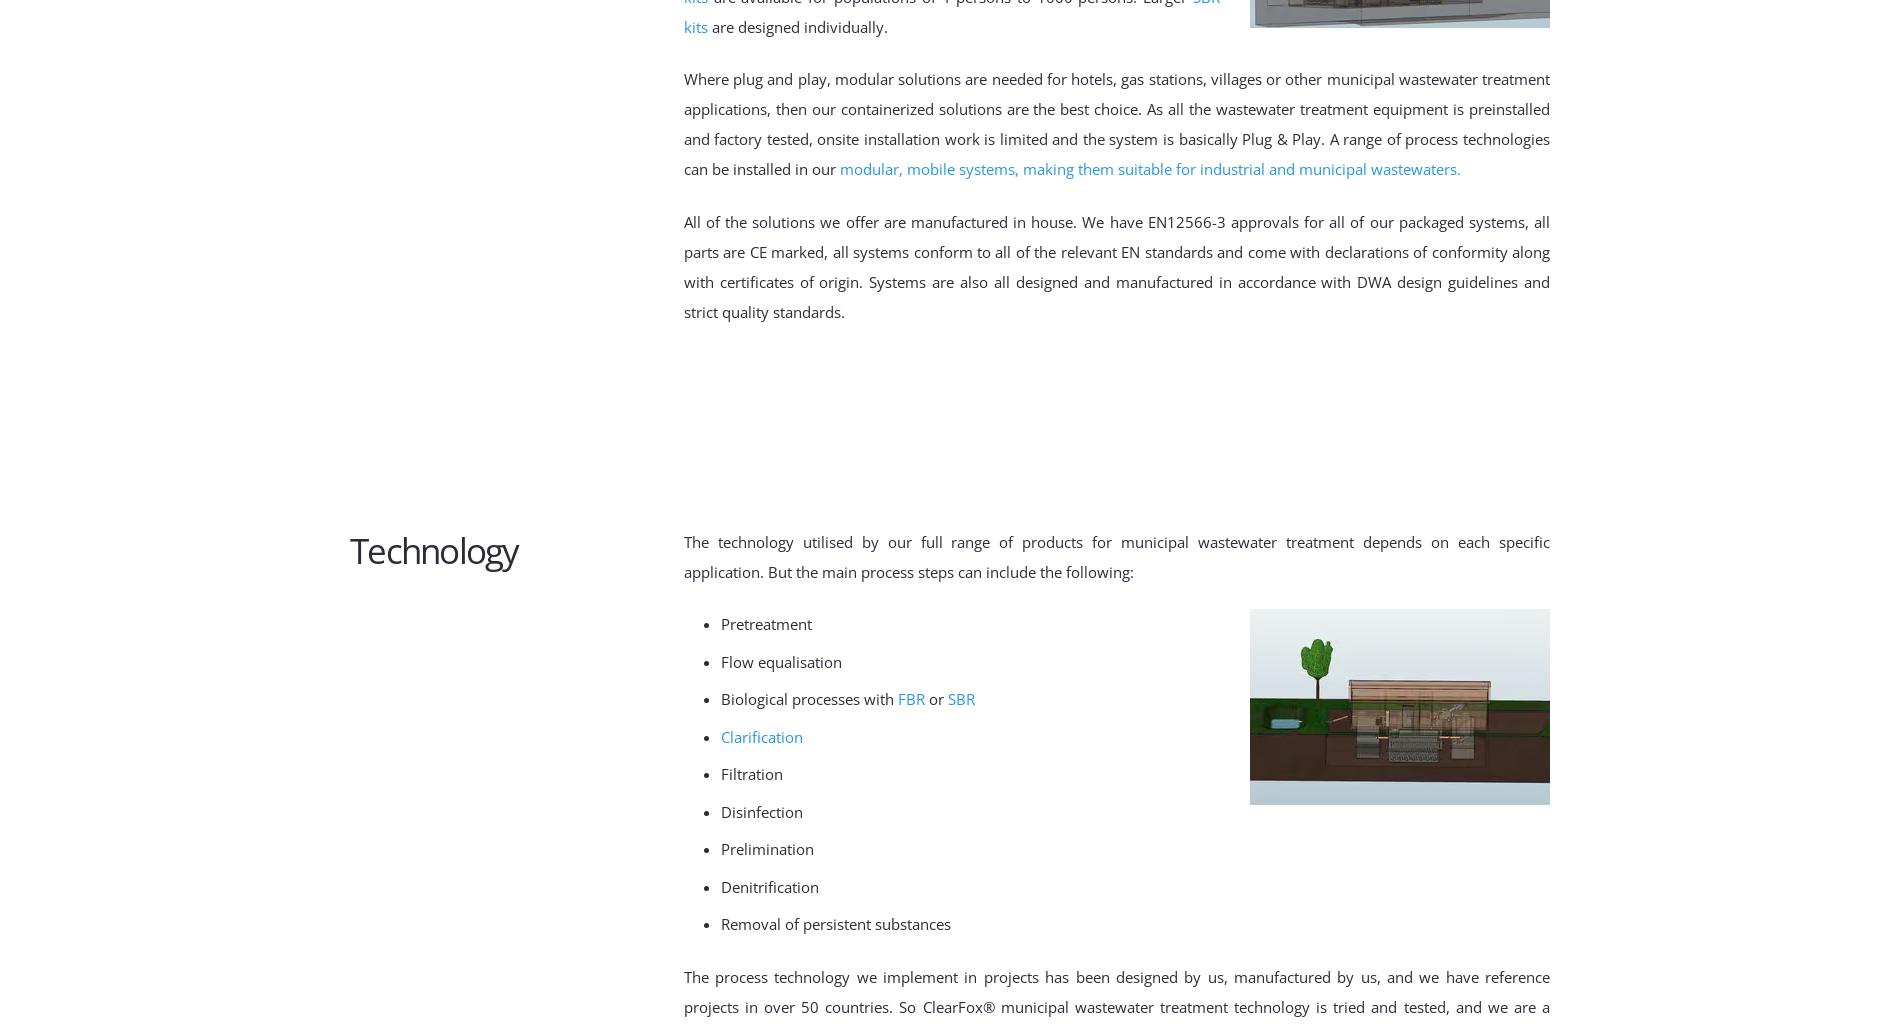  Describe the element at coordinates (683, 235) in the screenshot. I see `'All of the solutions we offer are manufactured in house. We have EN12566-3 approvals for all of our packaged systems, all parts are CE marked,'` at that location.